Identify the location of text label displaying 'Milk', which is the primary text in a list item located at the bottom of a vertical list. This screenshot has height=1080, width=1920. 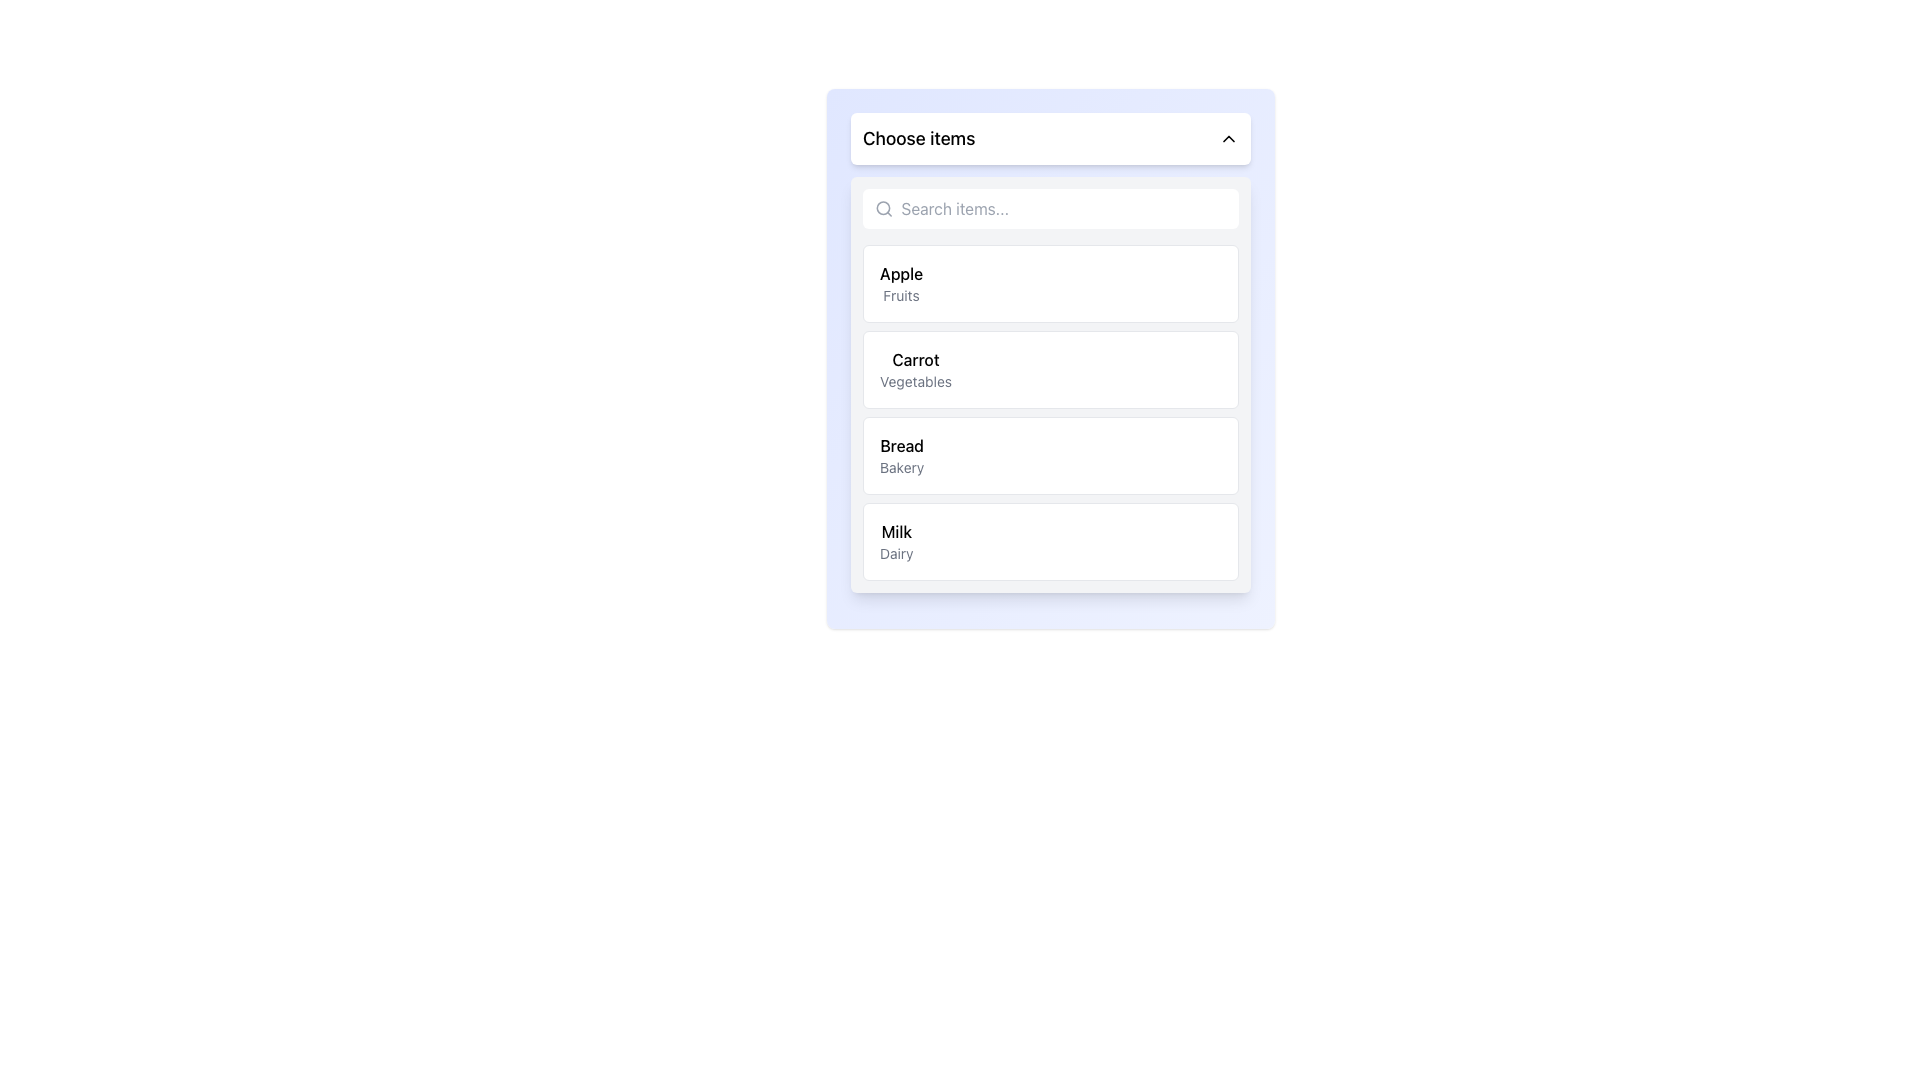
(895, 531).